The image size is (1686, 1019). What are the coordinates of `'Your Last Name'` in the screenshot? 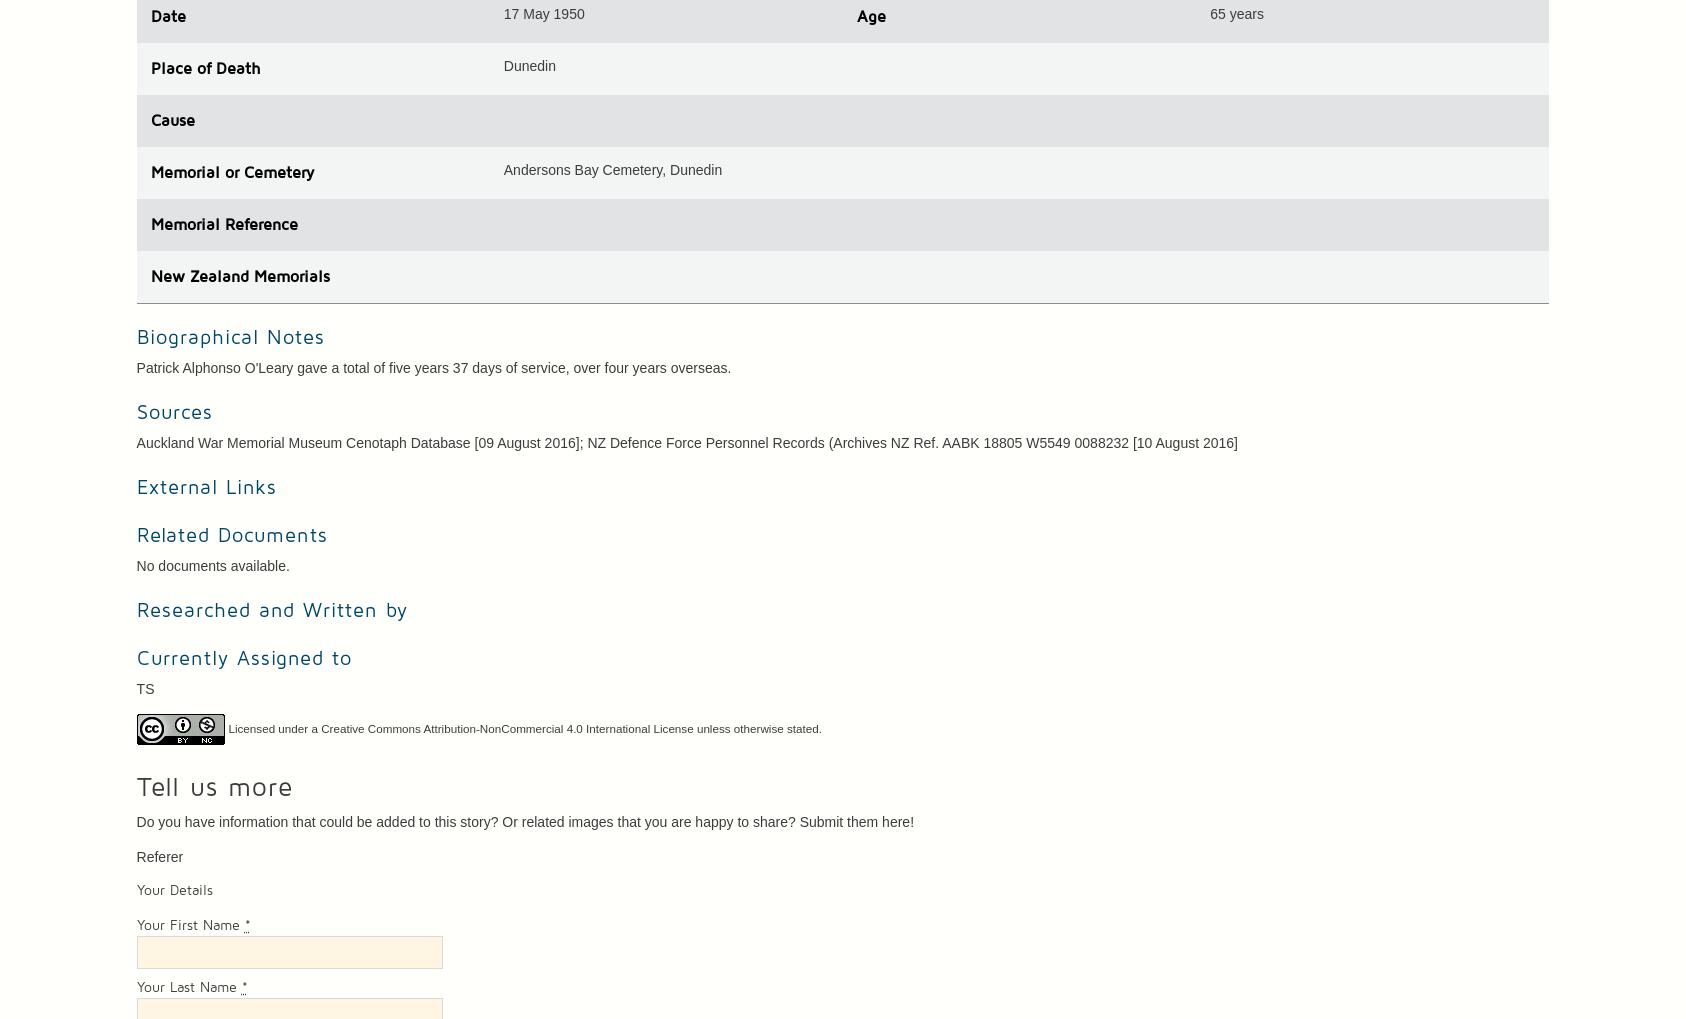 It's located at (188, 988).